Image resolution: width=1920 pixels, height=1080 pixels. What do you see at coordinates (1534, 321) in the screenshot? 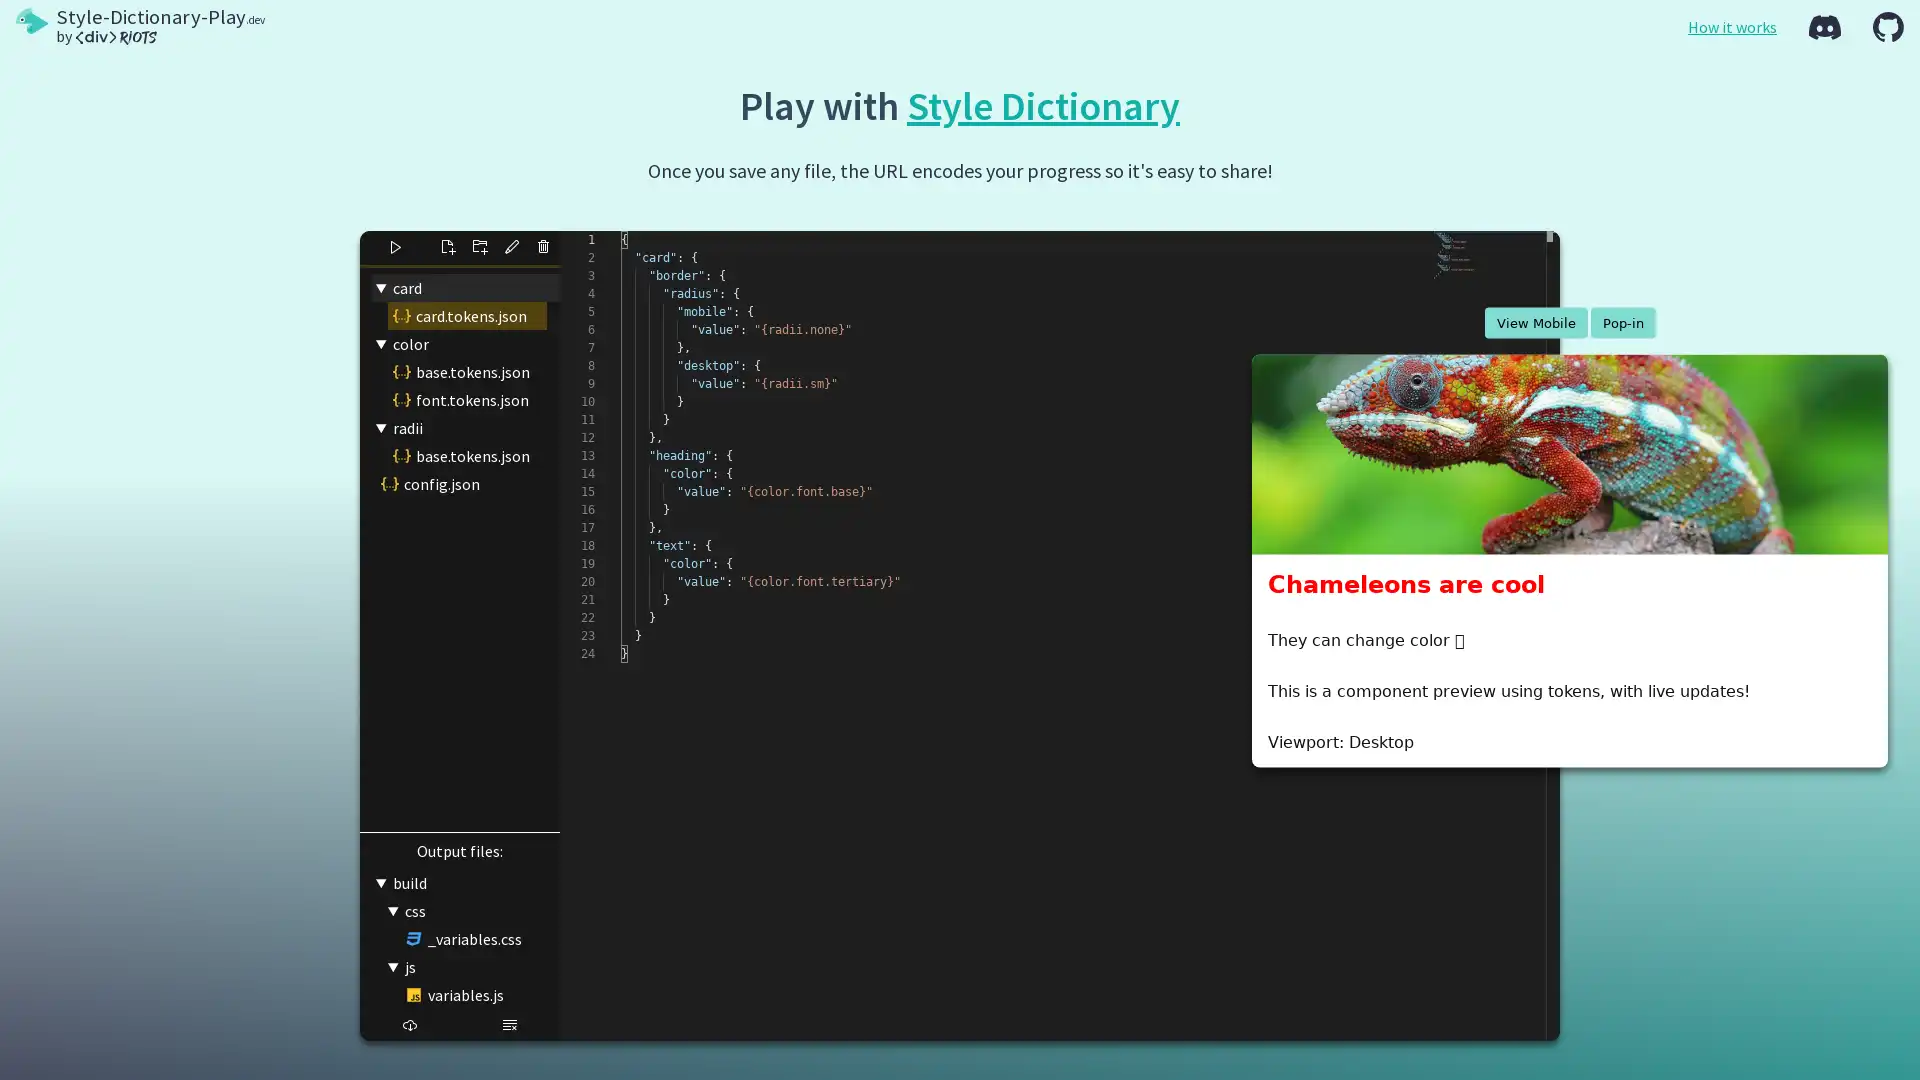
I see `View Mobile` at bounding box center [1534, 321].